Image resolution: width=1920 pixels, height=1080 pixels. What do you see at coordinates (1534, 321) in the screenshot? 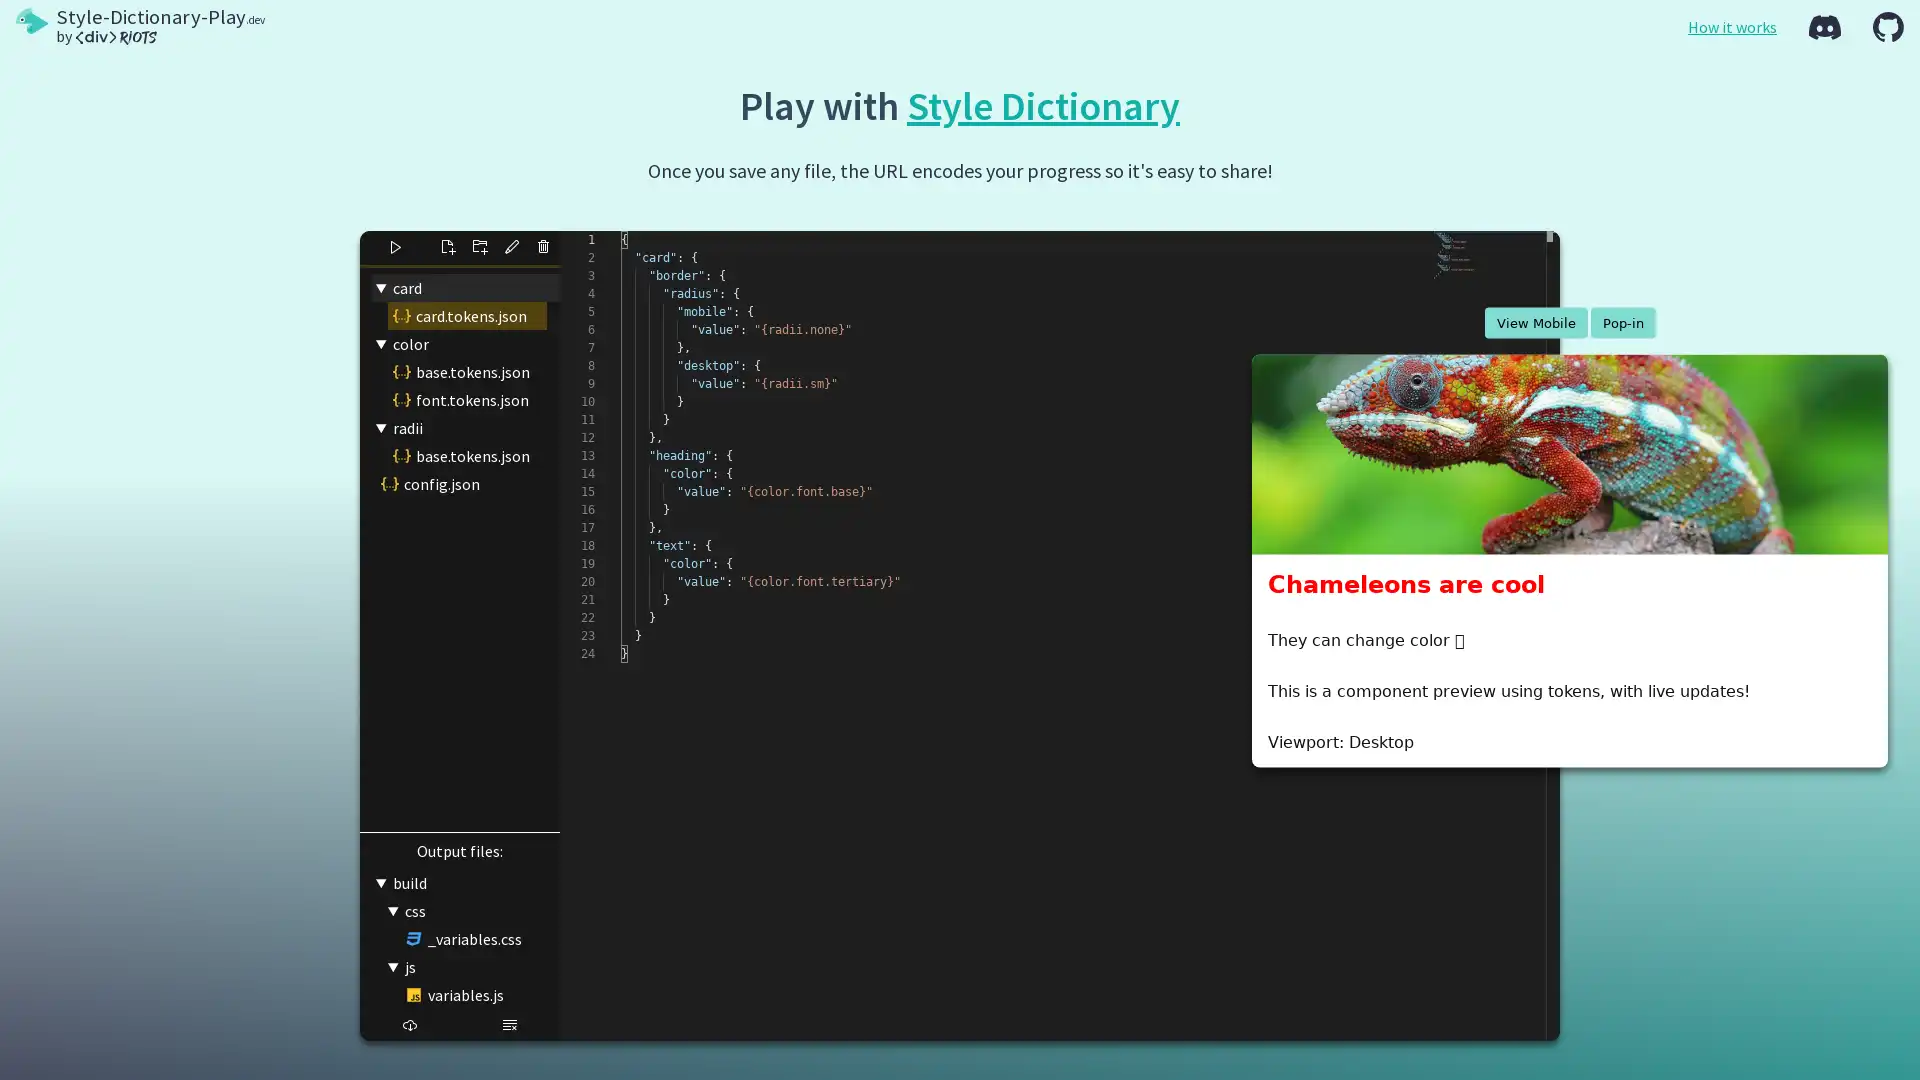
I see `View Mobile` at bounding box center [1534, 321].